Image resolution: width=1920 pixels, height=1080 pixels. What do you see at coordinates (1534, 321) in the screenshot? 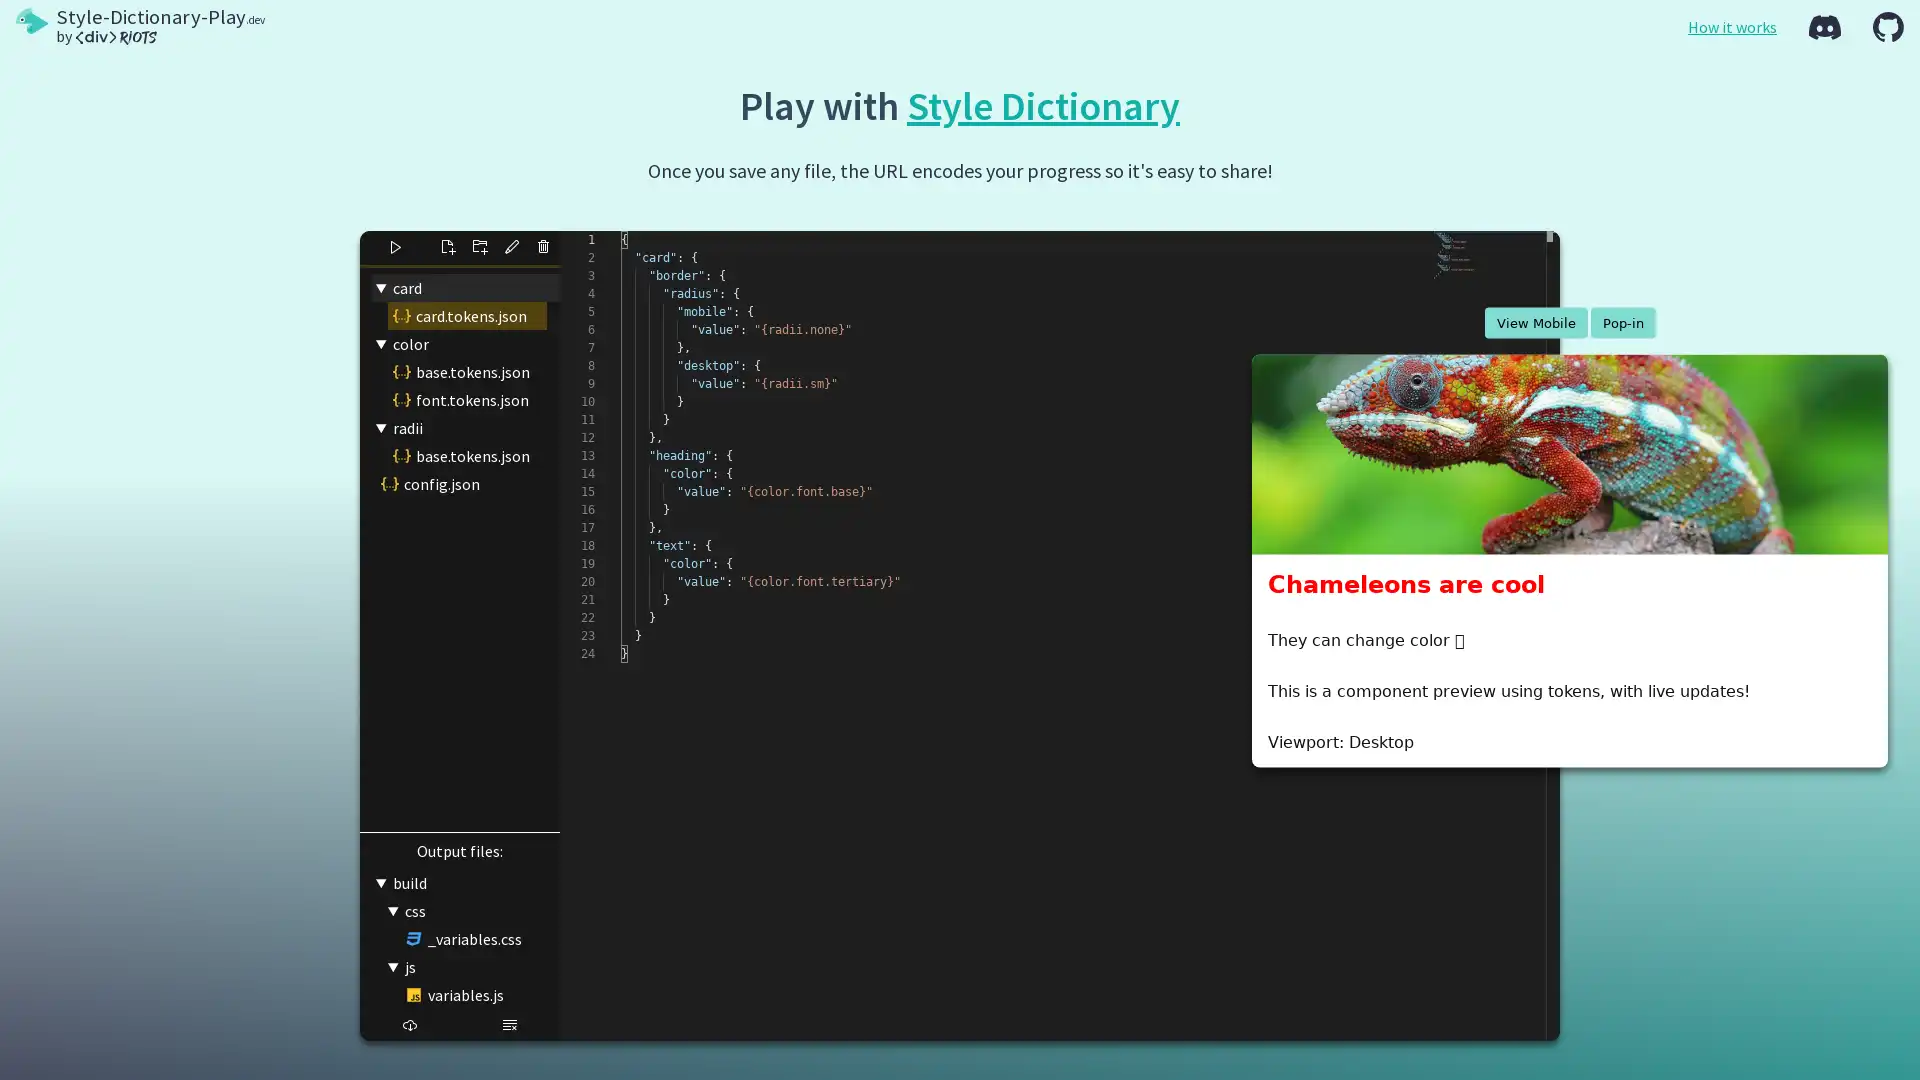
I see `View Mobile` at bounding box center [1534, 321].